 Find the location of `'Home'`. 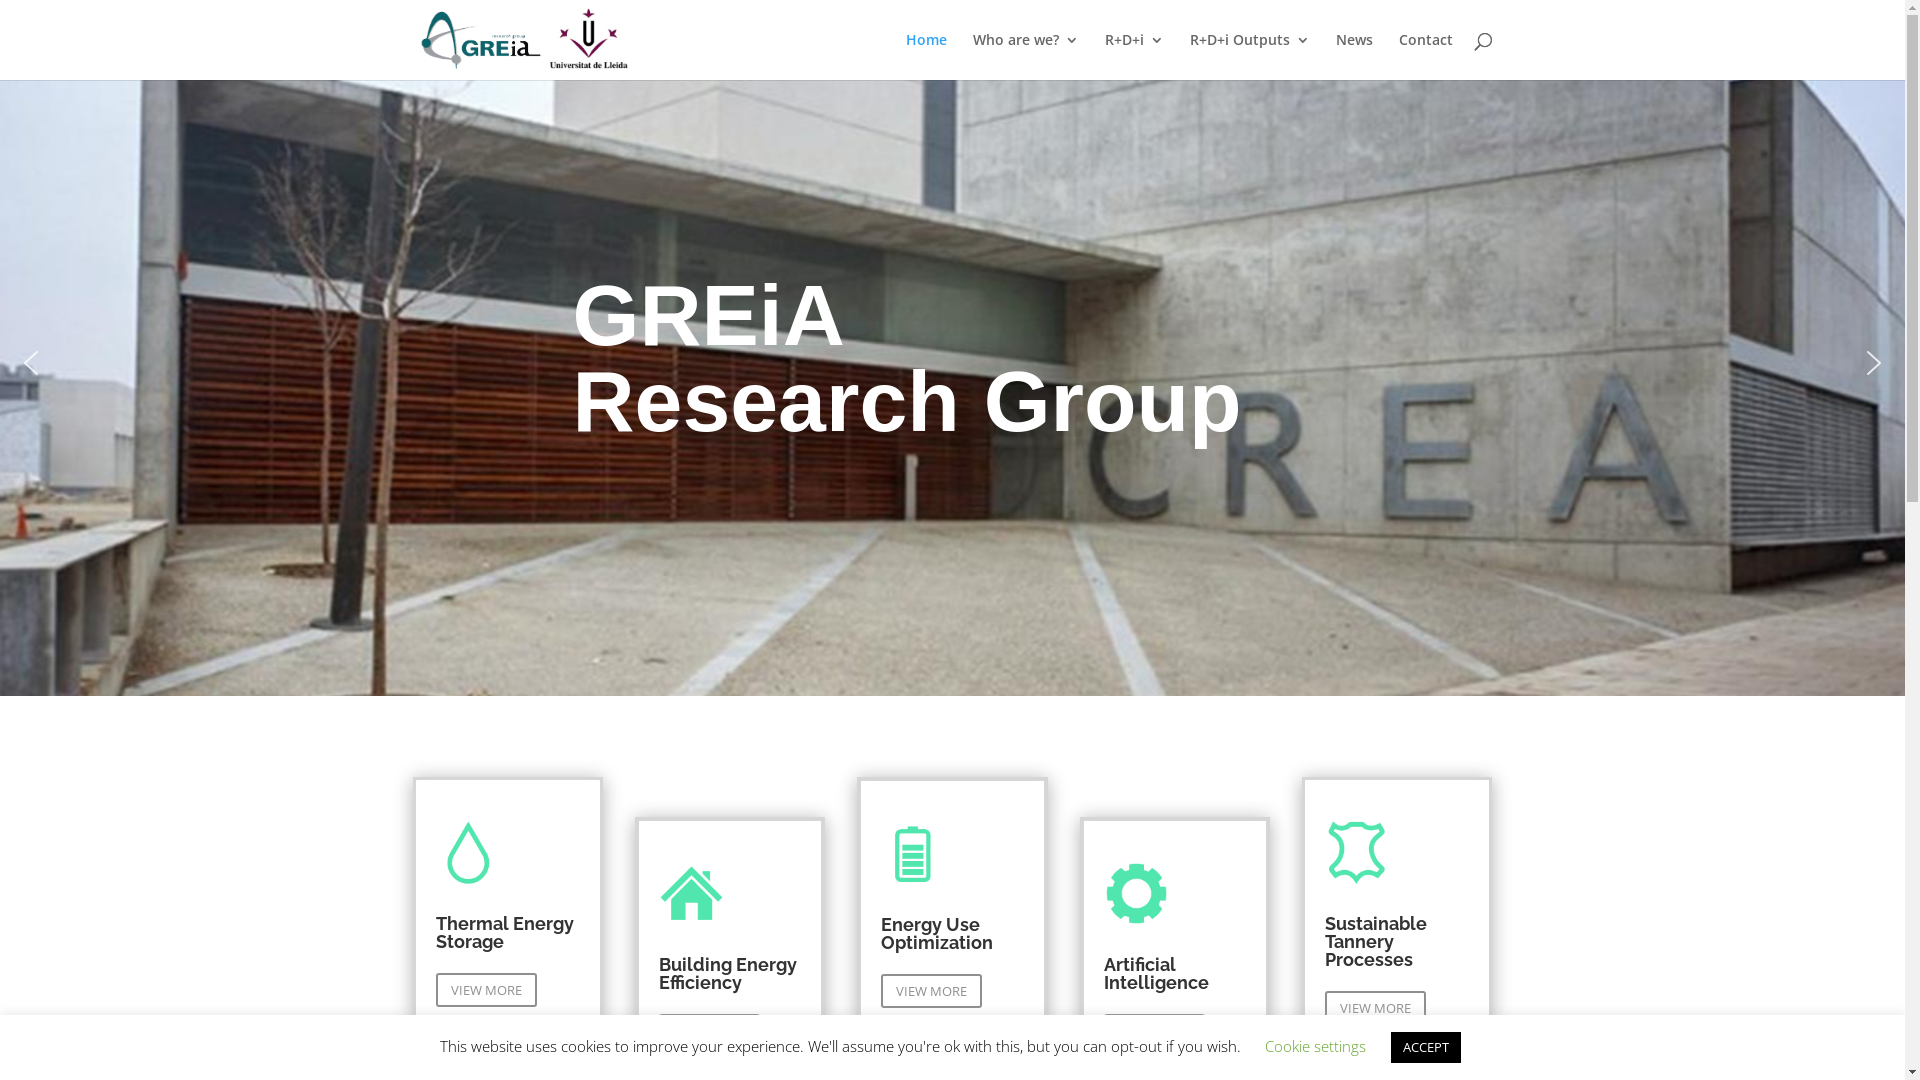

'Home' is located at coordinates (925, 55).